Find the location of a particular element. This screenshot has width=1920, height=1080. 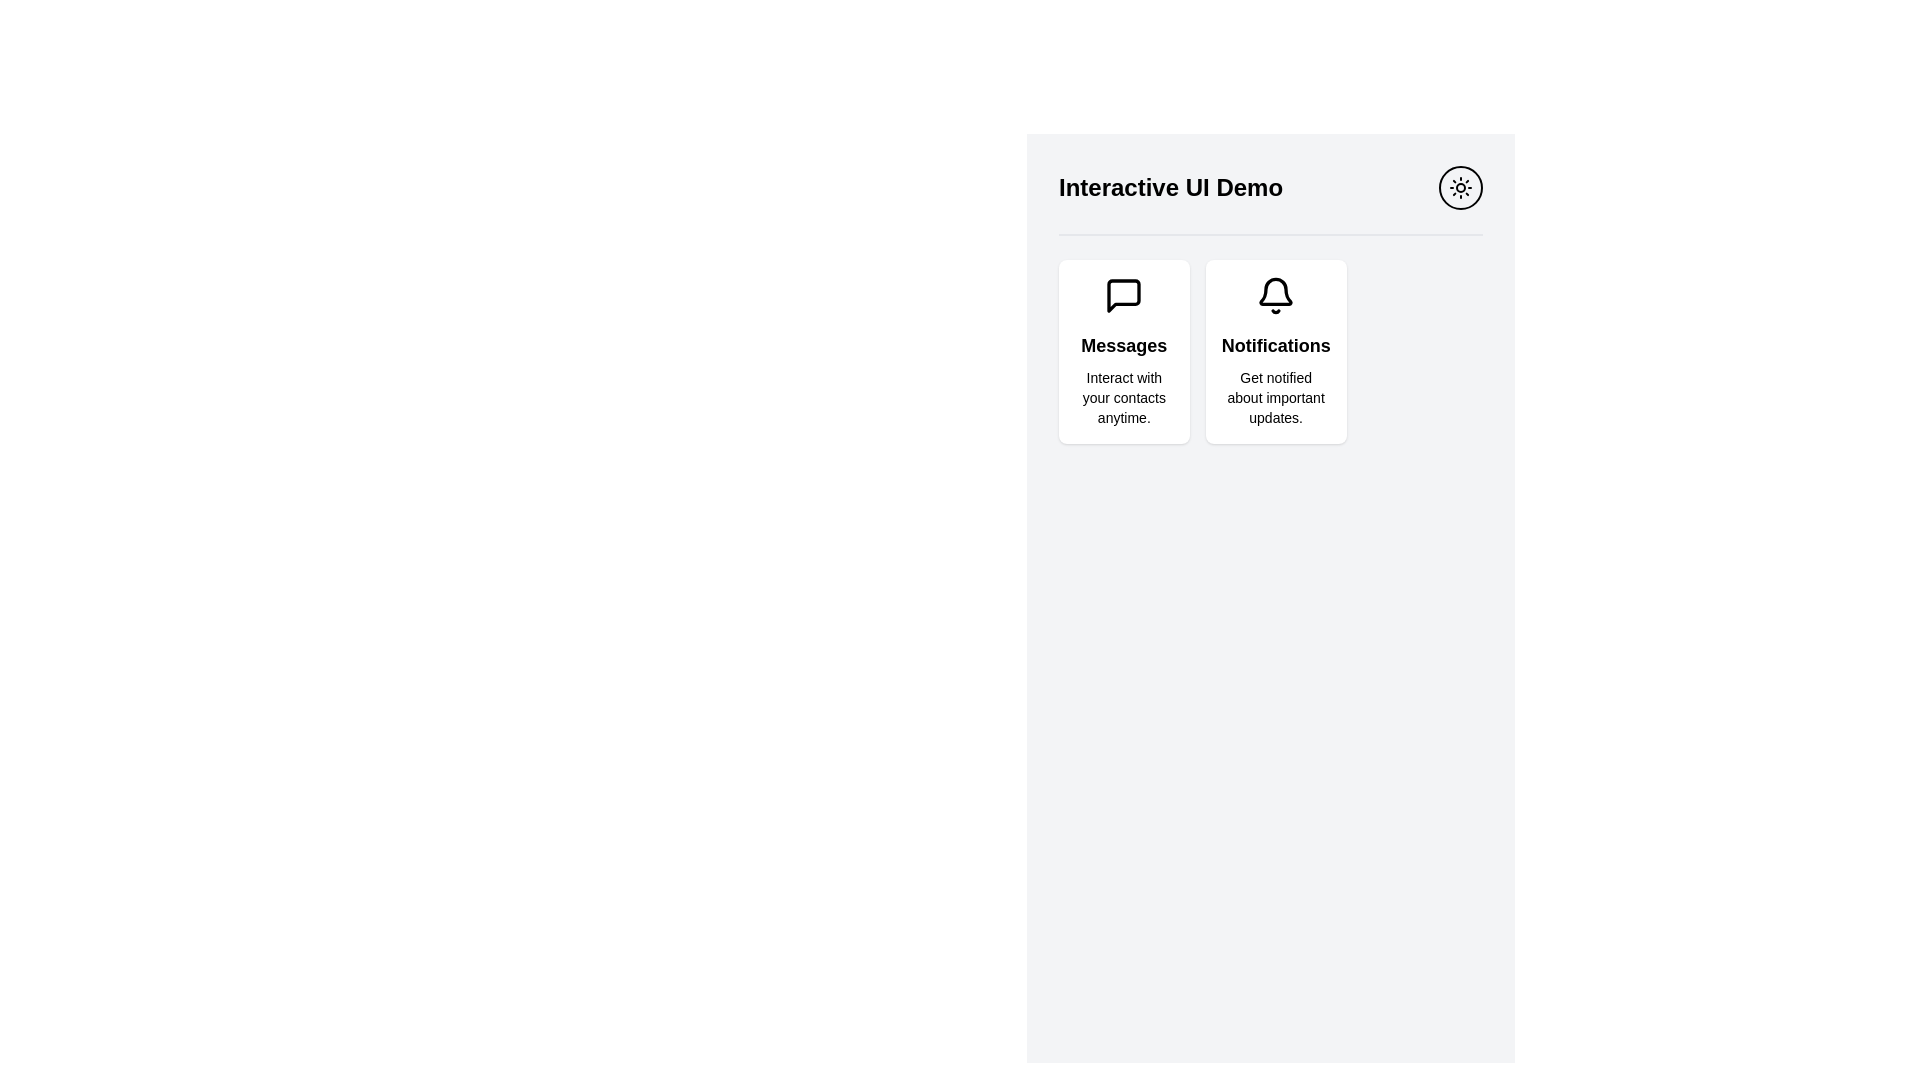

the text label that says 'Get notified about important updates.' located below the 'Notifications' title in the rightmost card of the group is located at coordinates (1275, 397).